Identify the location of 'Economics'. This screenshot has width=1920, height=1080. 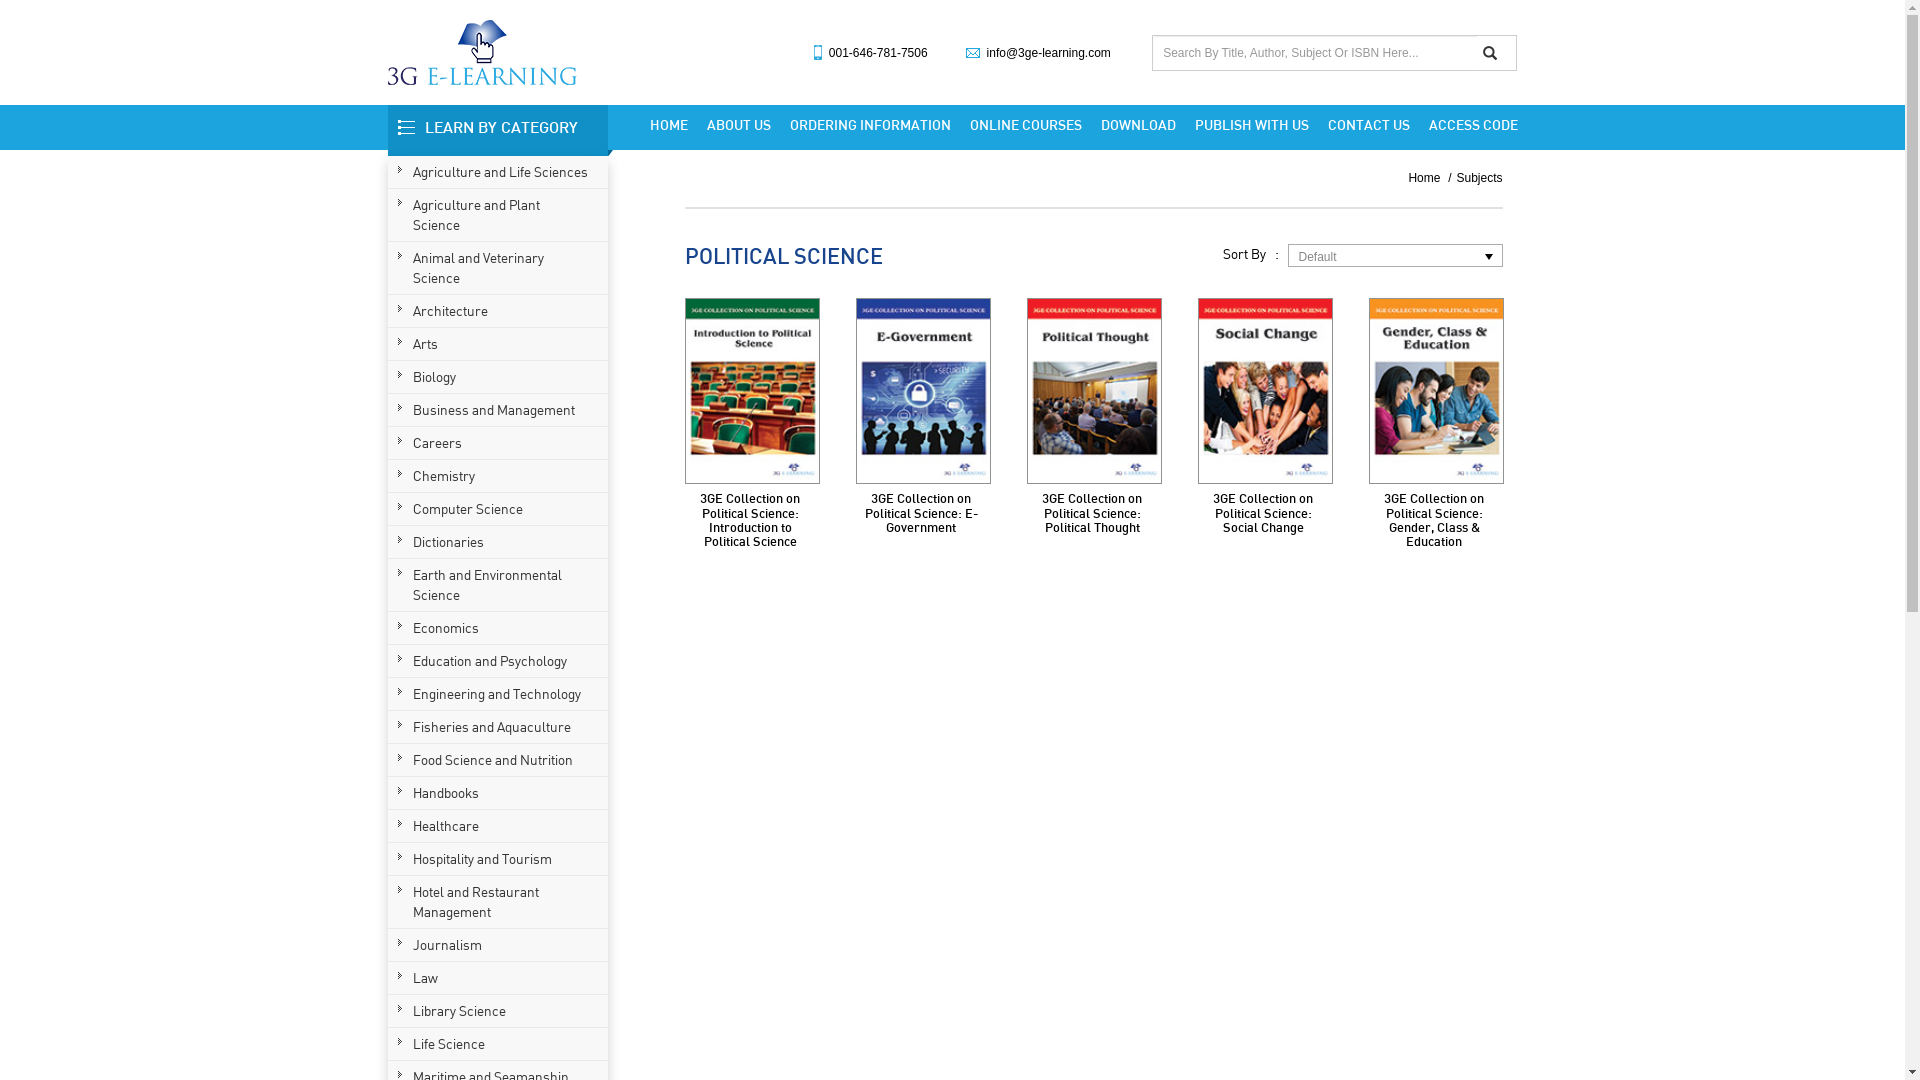
(499, 627).